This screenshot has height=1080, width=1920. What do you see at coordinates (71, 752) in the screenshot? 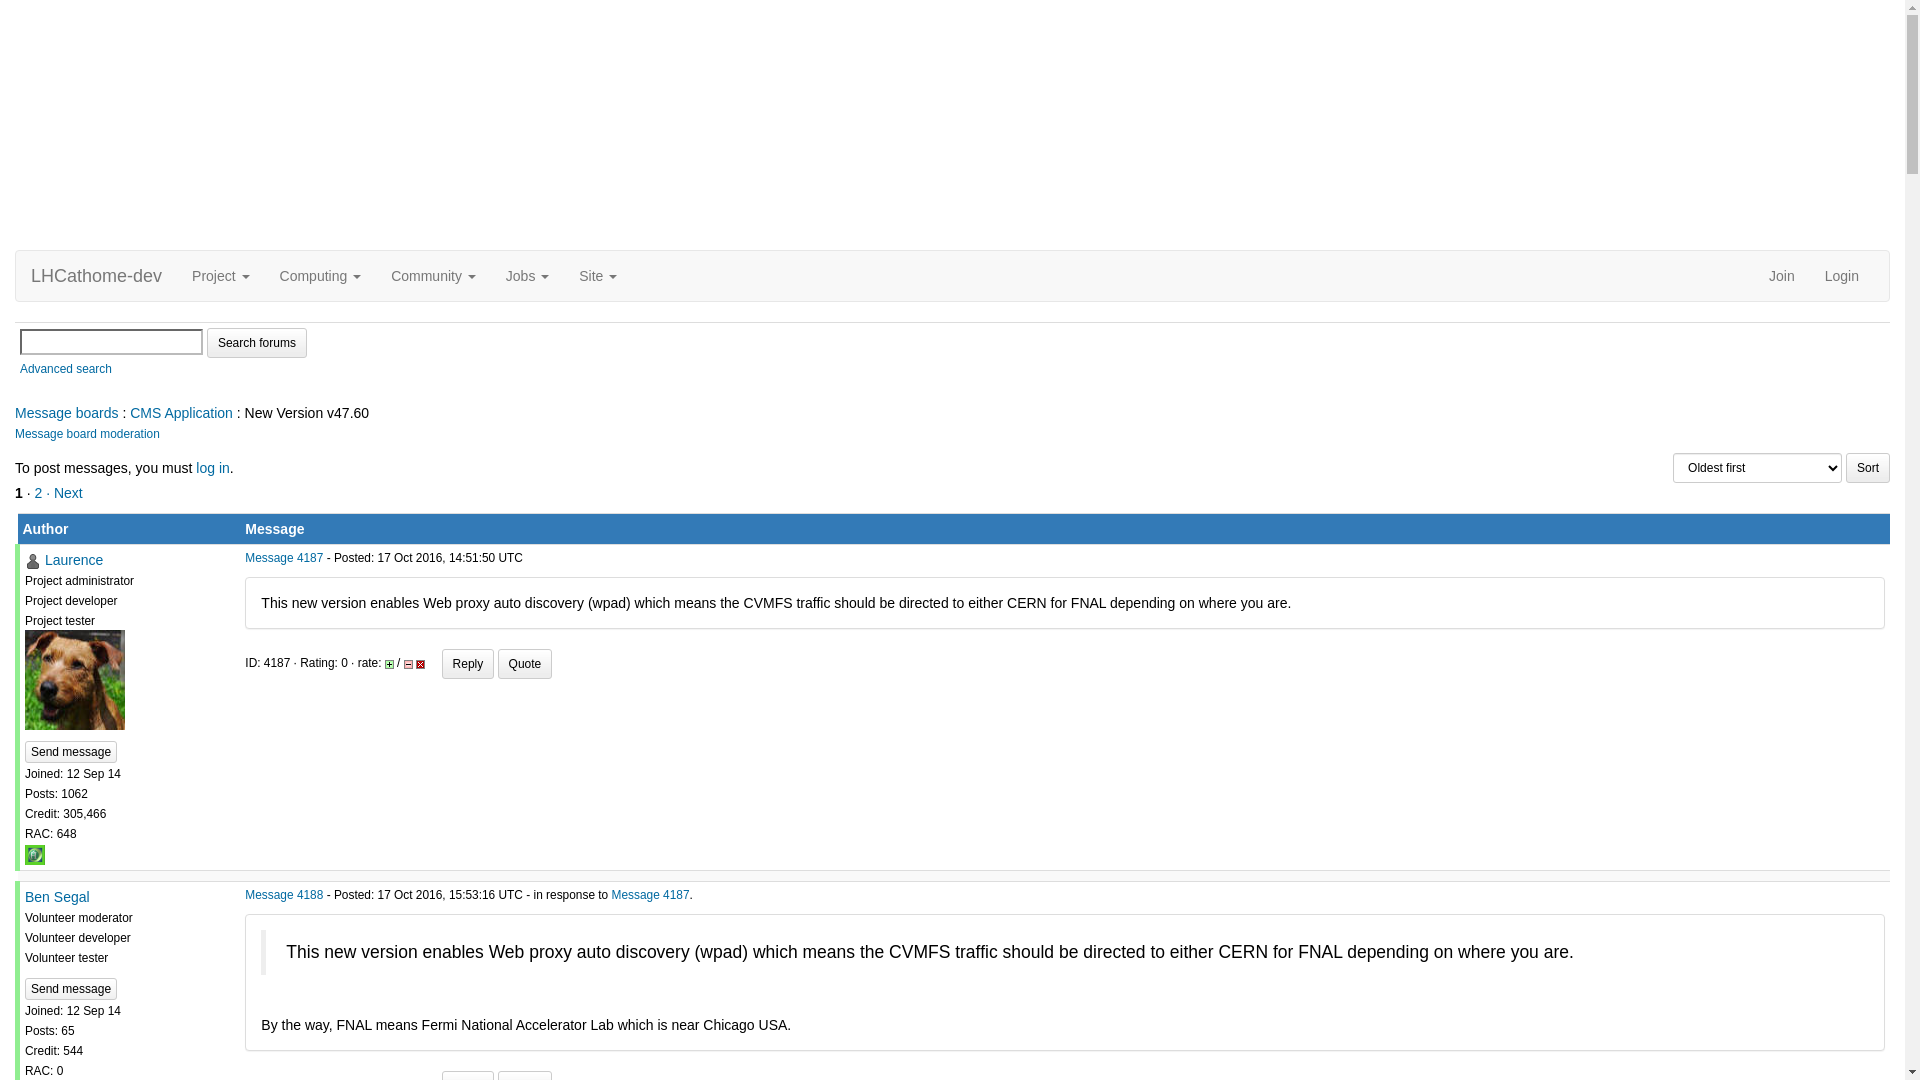
I see `'Send message'` at bounding box center [71, 752].